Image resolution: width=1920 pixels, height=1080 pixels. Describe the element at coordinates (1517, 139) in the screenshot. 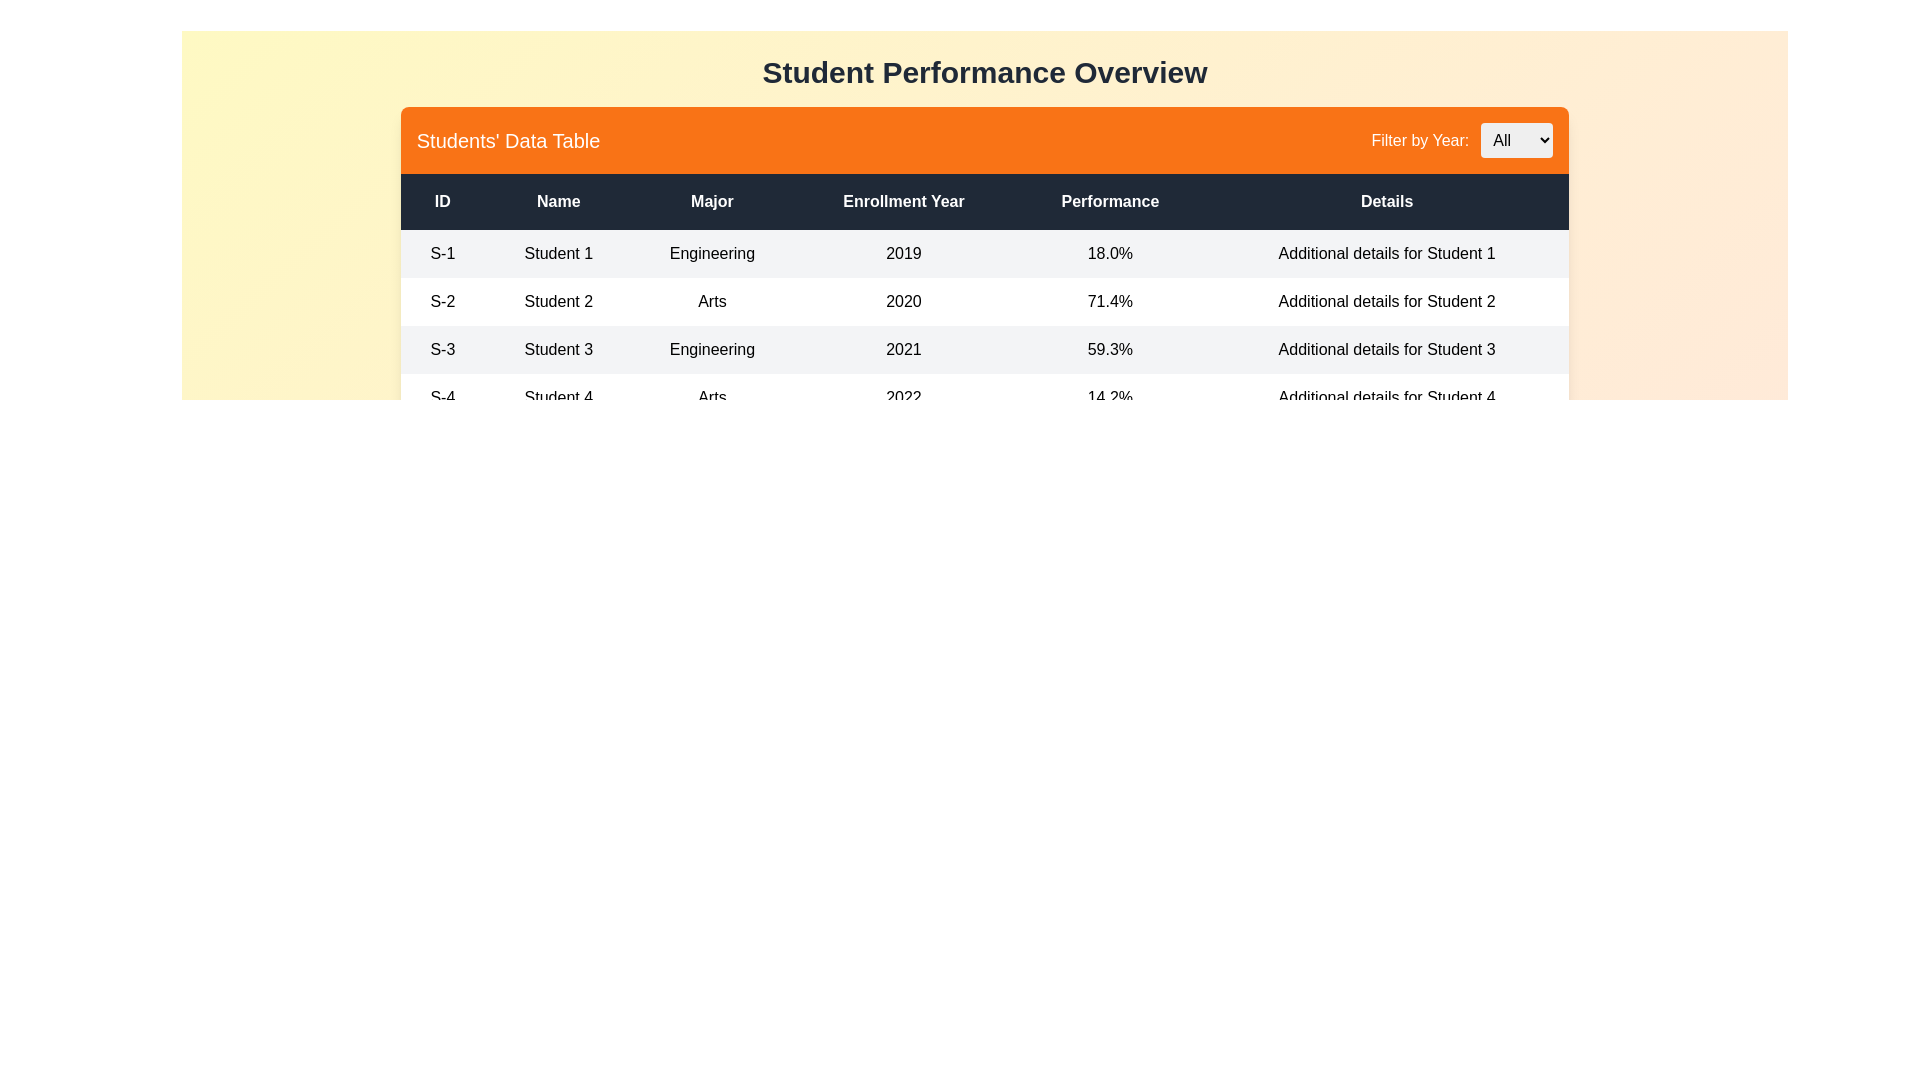

I see `the year 2021 from the dropdown to filter the table` at that location.